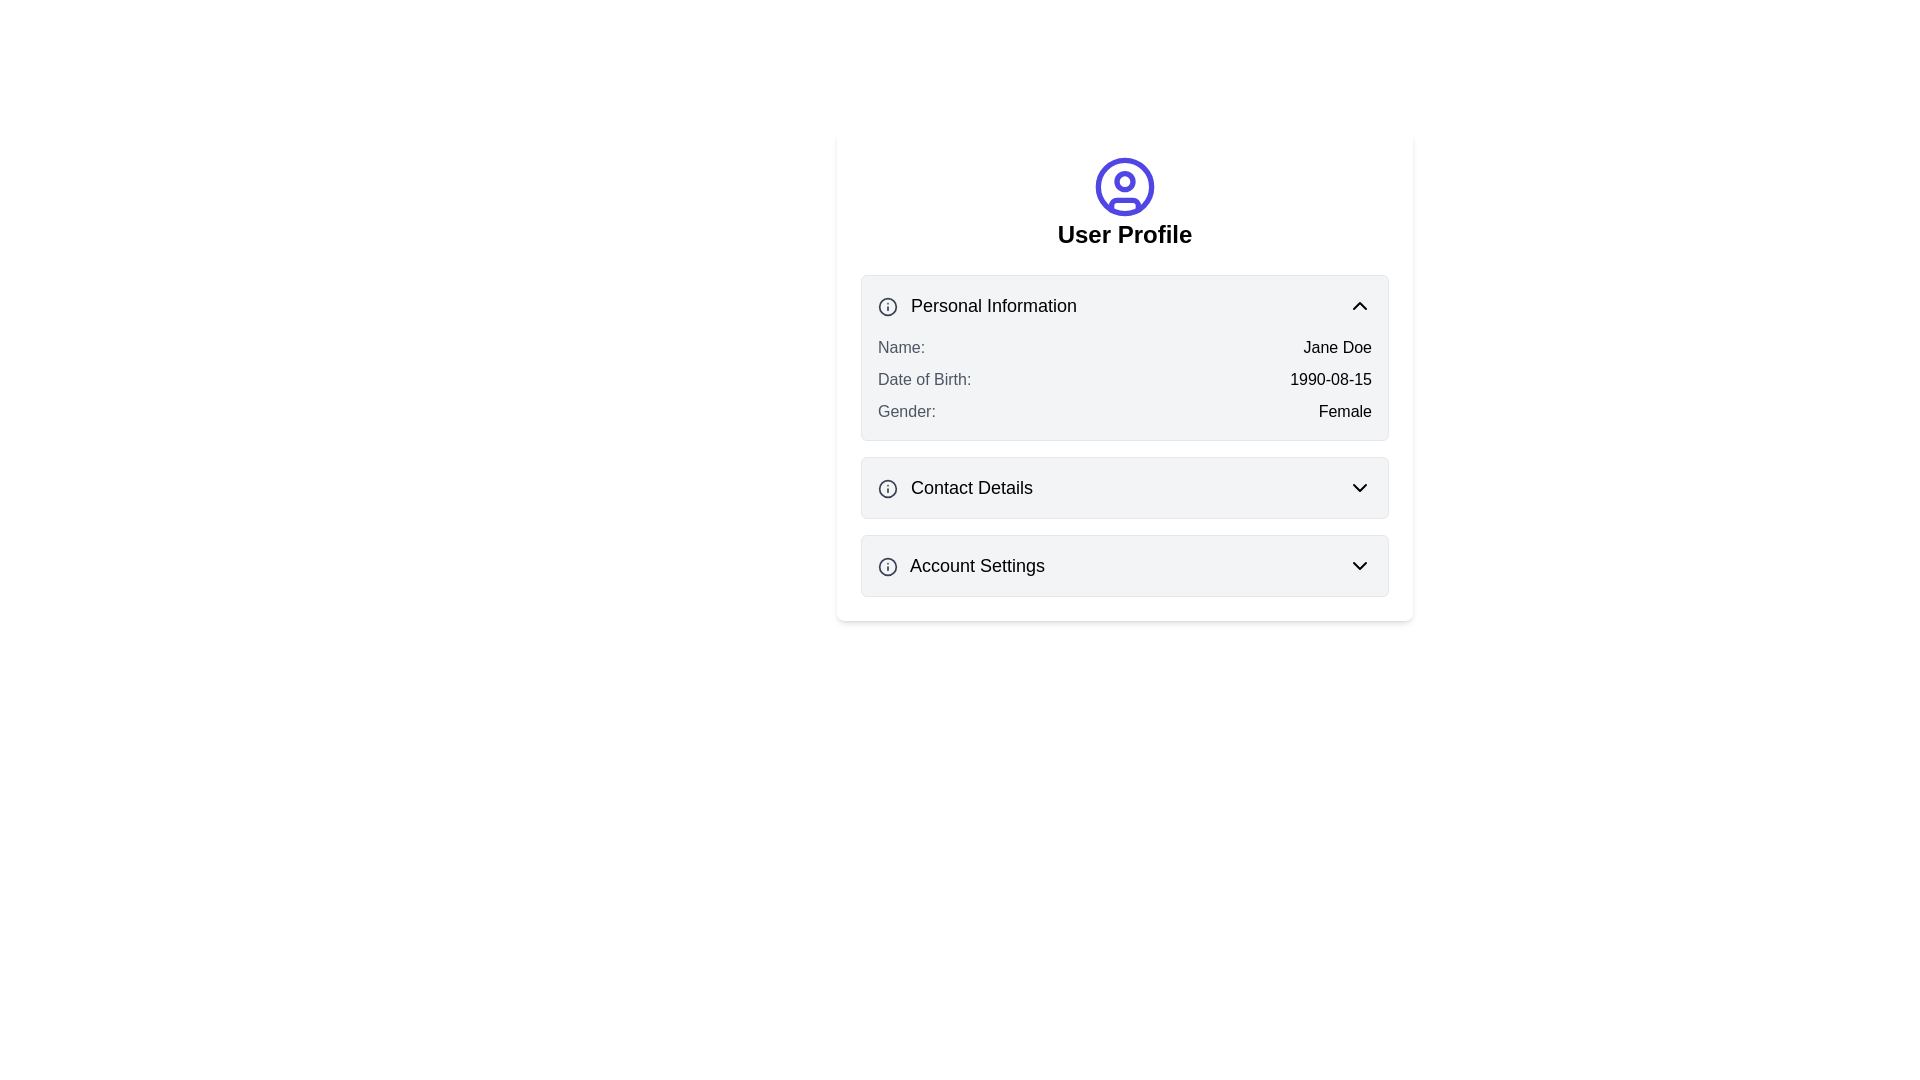 Image resolution: width=1920 pixels, height=1080 pixels. I want to click on the text display element showing '1990-08-15', which is located to the right of the label 'Date of Birth:' in the 'Personal Information' section of the user profile card, so click(1331, 380).